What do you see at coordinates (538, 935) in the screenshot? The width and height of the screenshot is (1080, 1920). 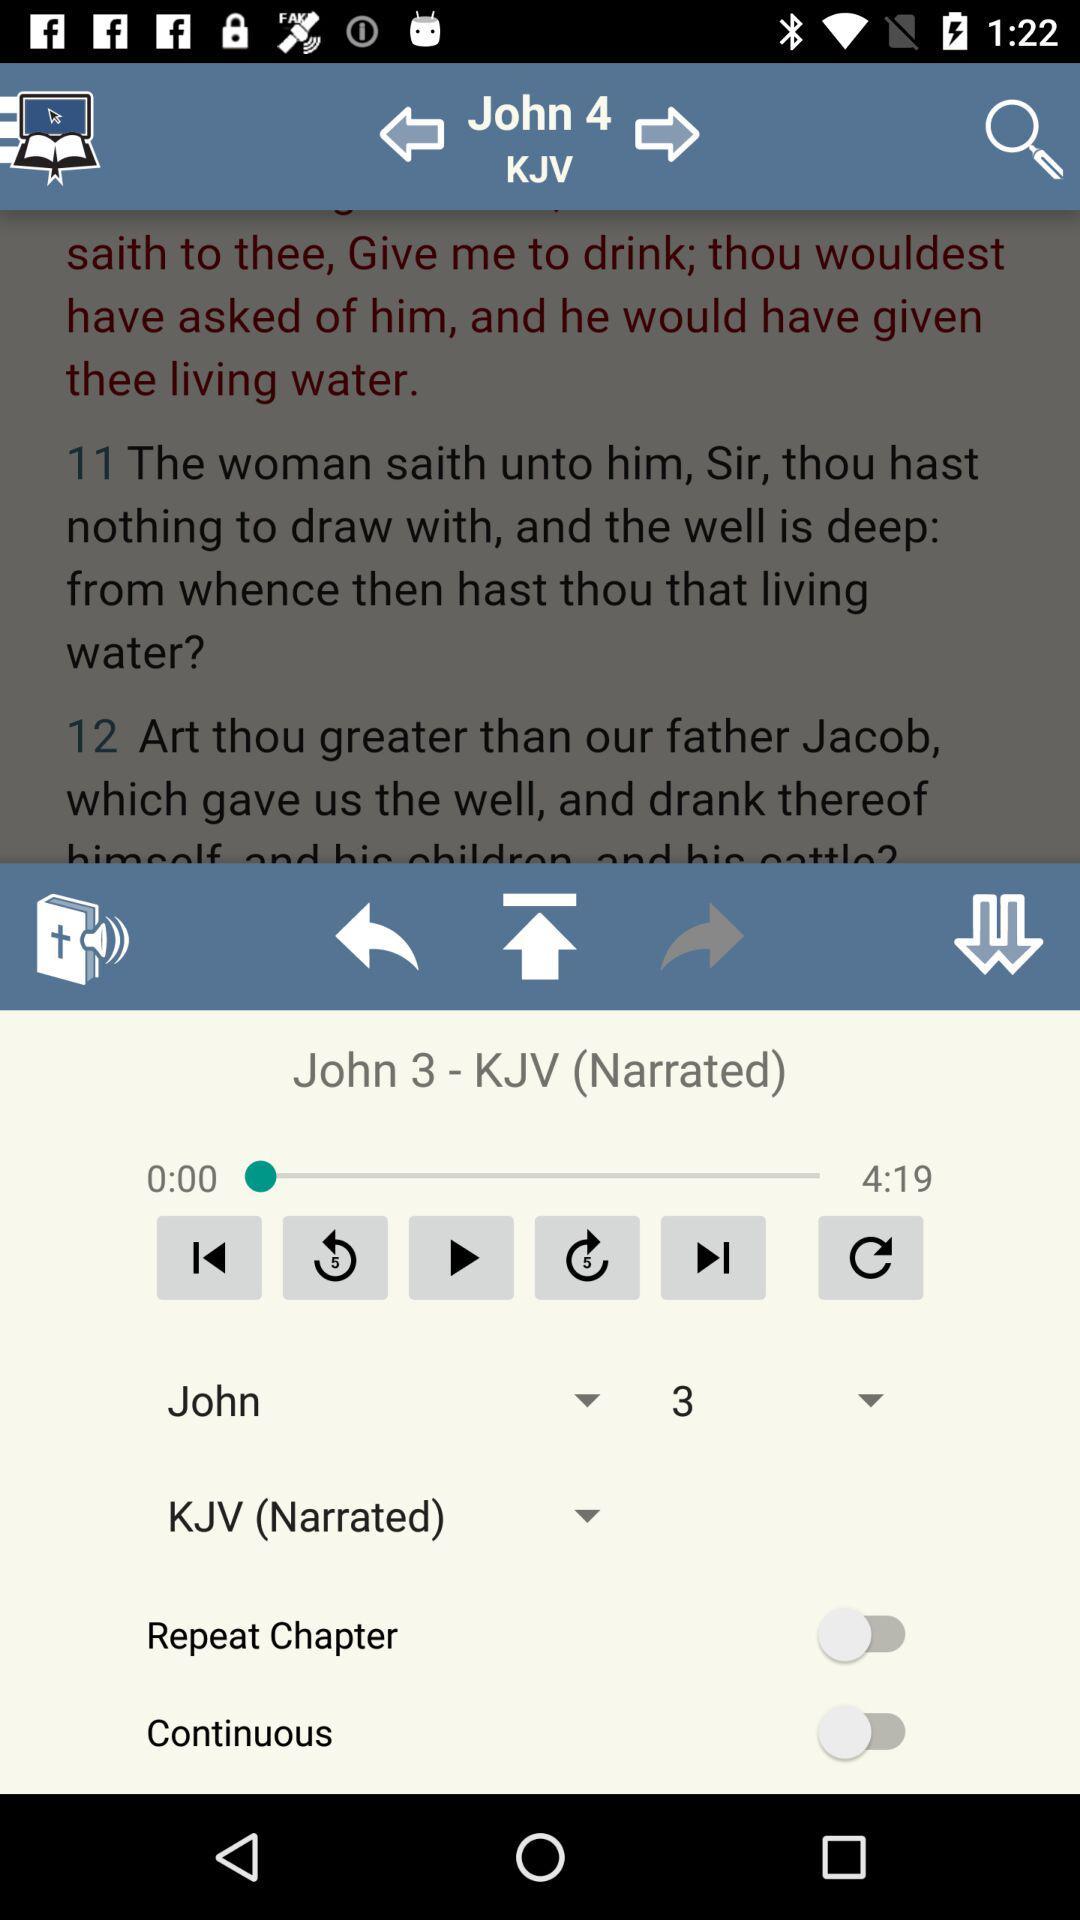 I see `the arrow_upward icon` at bounding box center [538, 935].